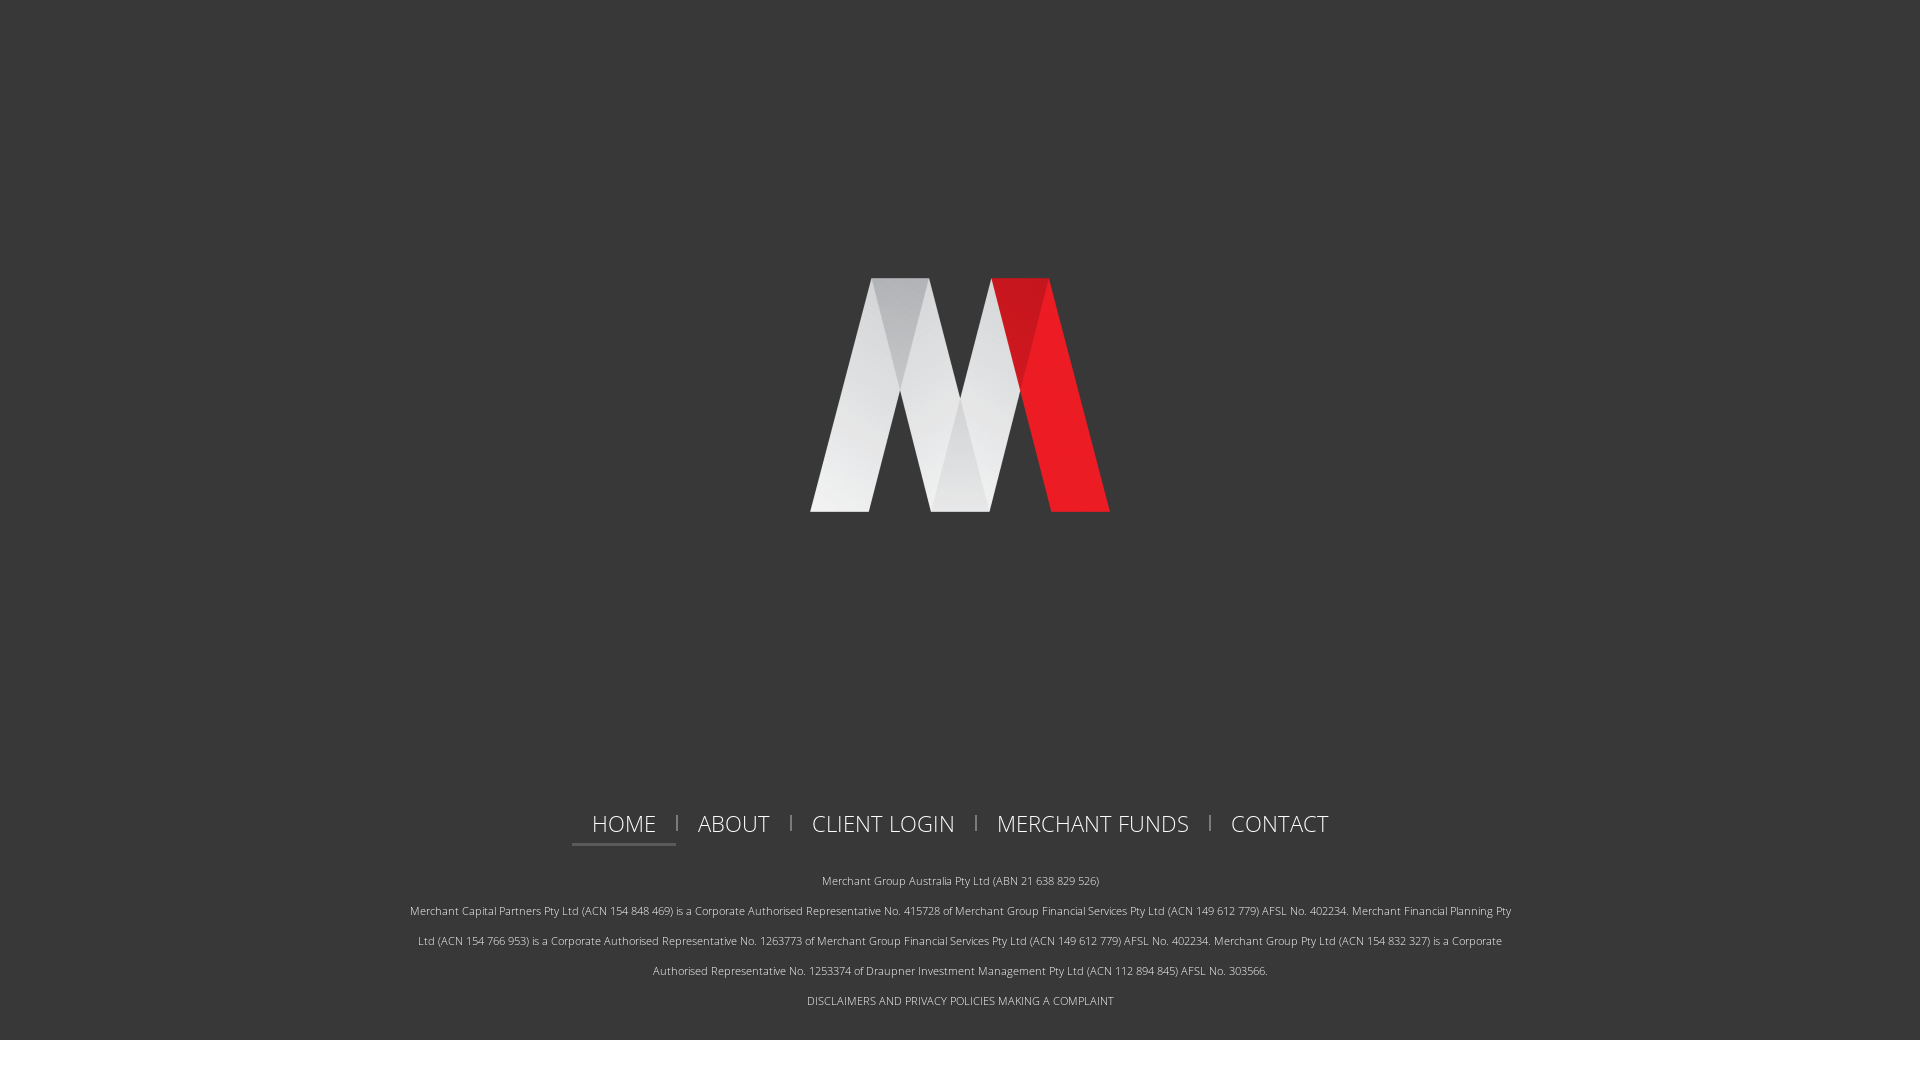 This screenshot has width=1920, height=1080. What do you see at coordinates (791, 822) in the screenshot?
I see `'CLIENT LOGIN'` at bounding box center [791, 822].